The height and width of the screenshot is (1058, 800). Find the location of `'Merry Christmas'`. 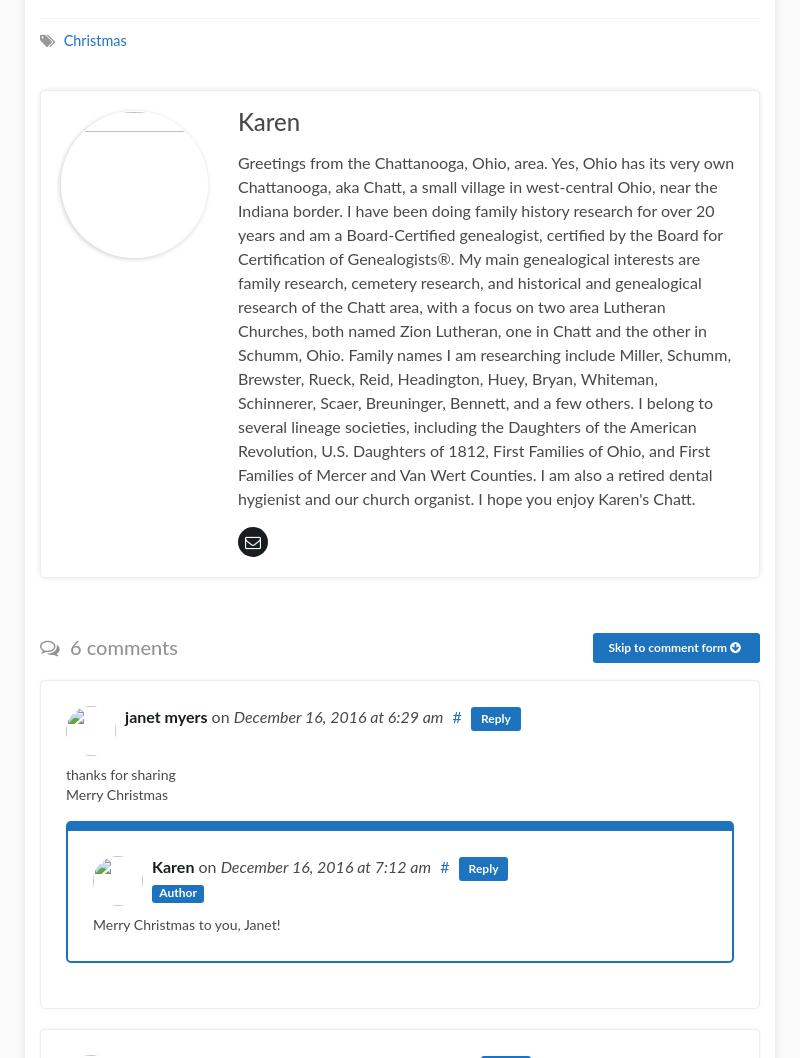

'Merry Christmas' is located at coordinates (65, 795).